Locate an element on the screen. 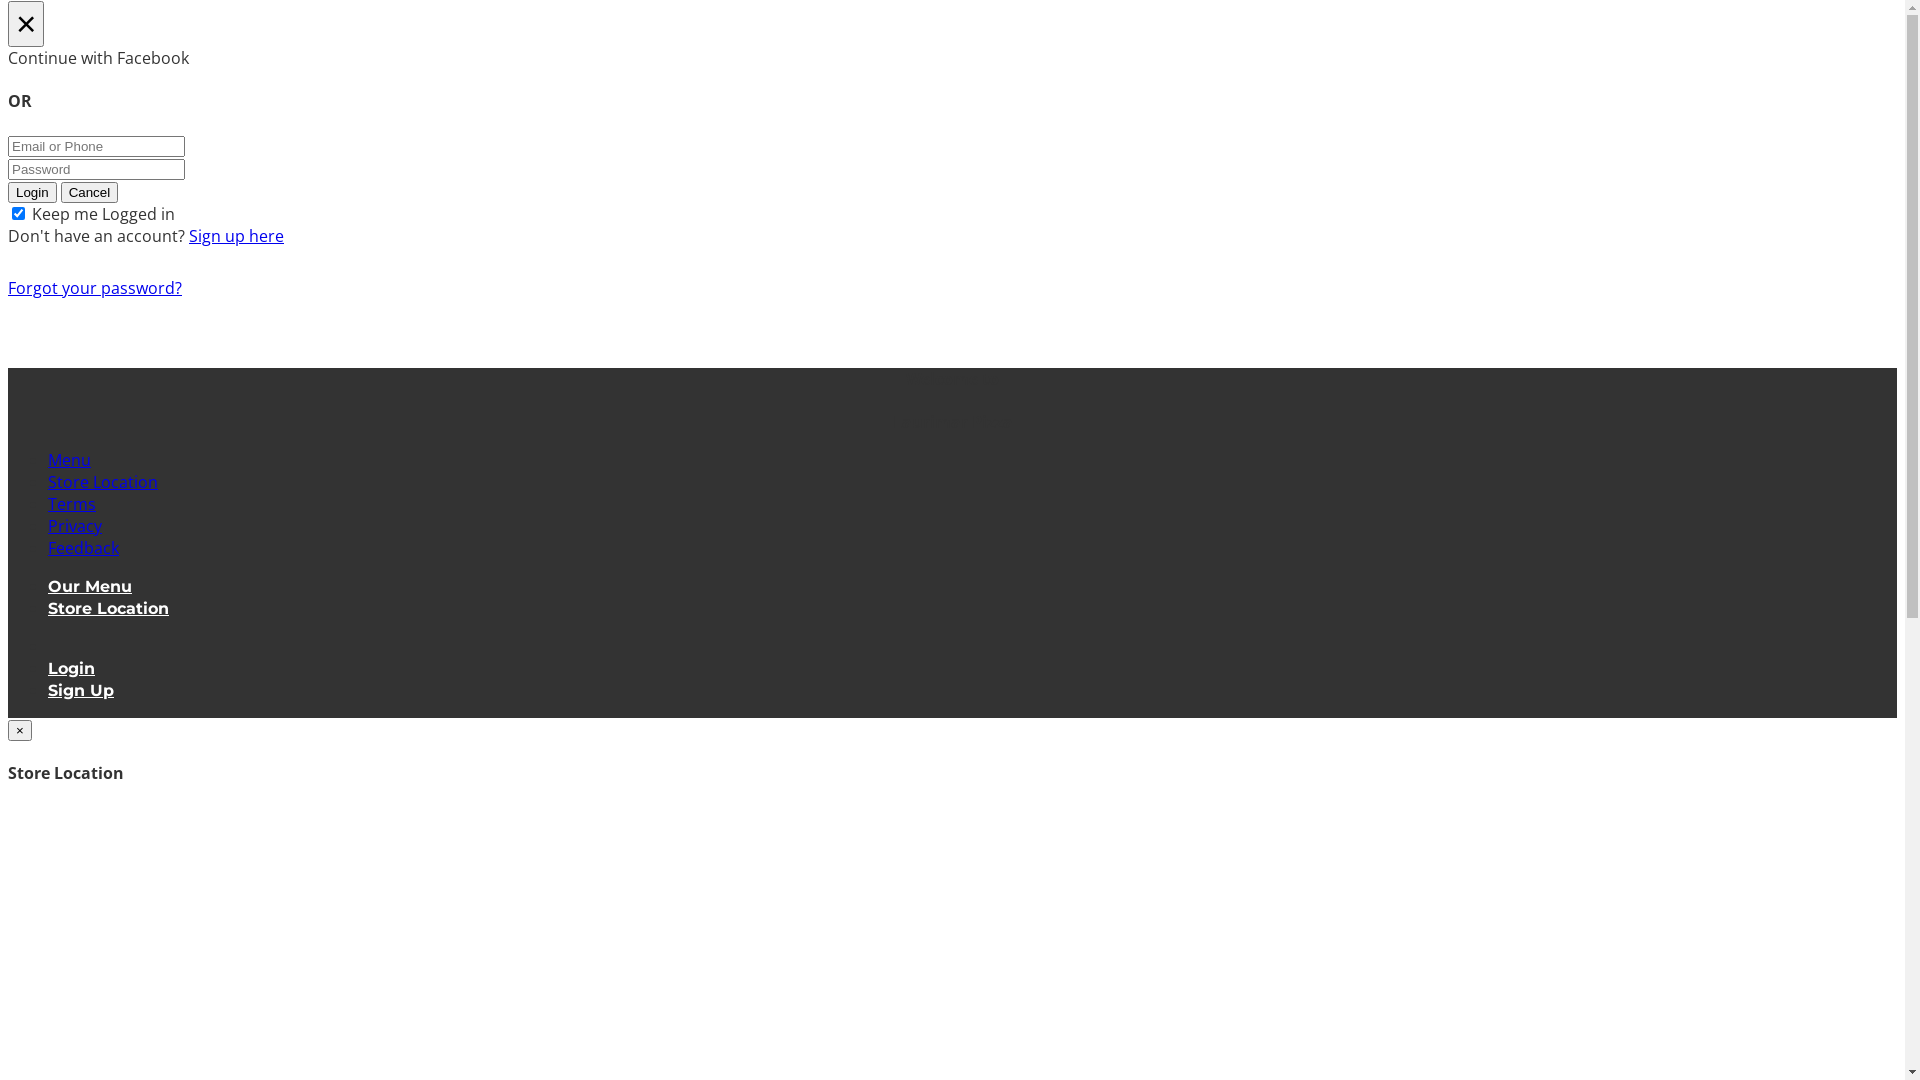 This screenshot has height=1080, width=1920. 'Privacy' is located at coordinates (48, 524).